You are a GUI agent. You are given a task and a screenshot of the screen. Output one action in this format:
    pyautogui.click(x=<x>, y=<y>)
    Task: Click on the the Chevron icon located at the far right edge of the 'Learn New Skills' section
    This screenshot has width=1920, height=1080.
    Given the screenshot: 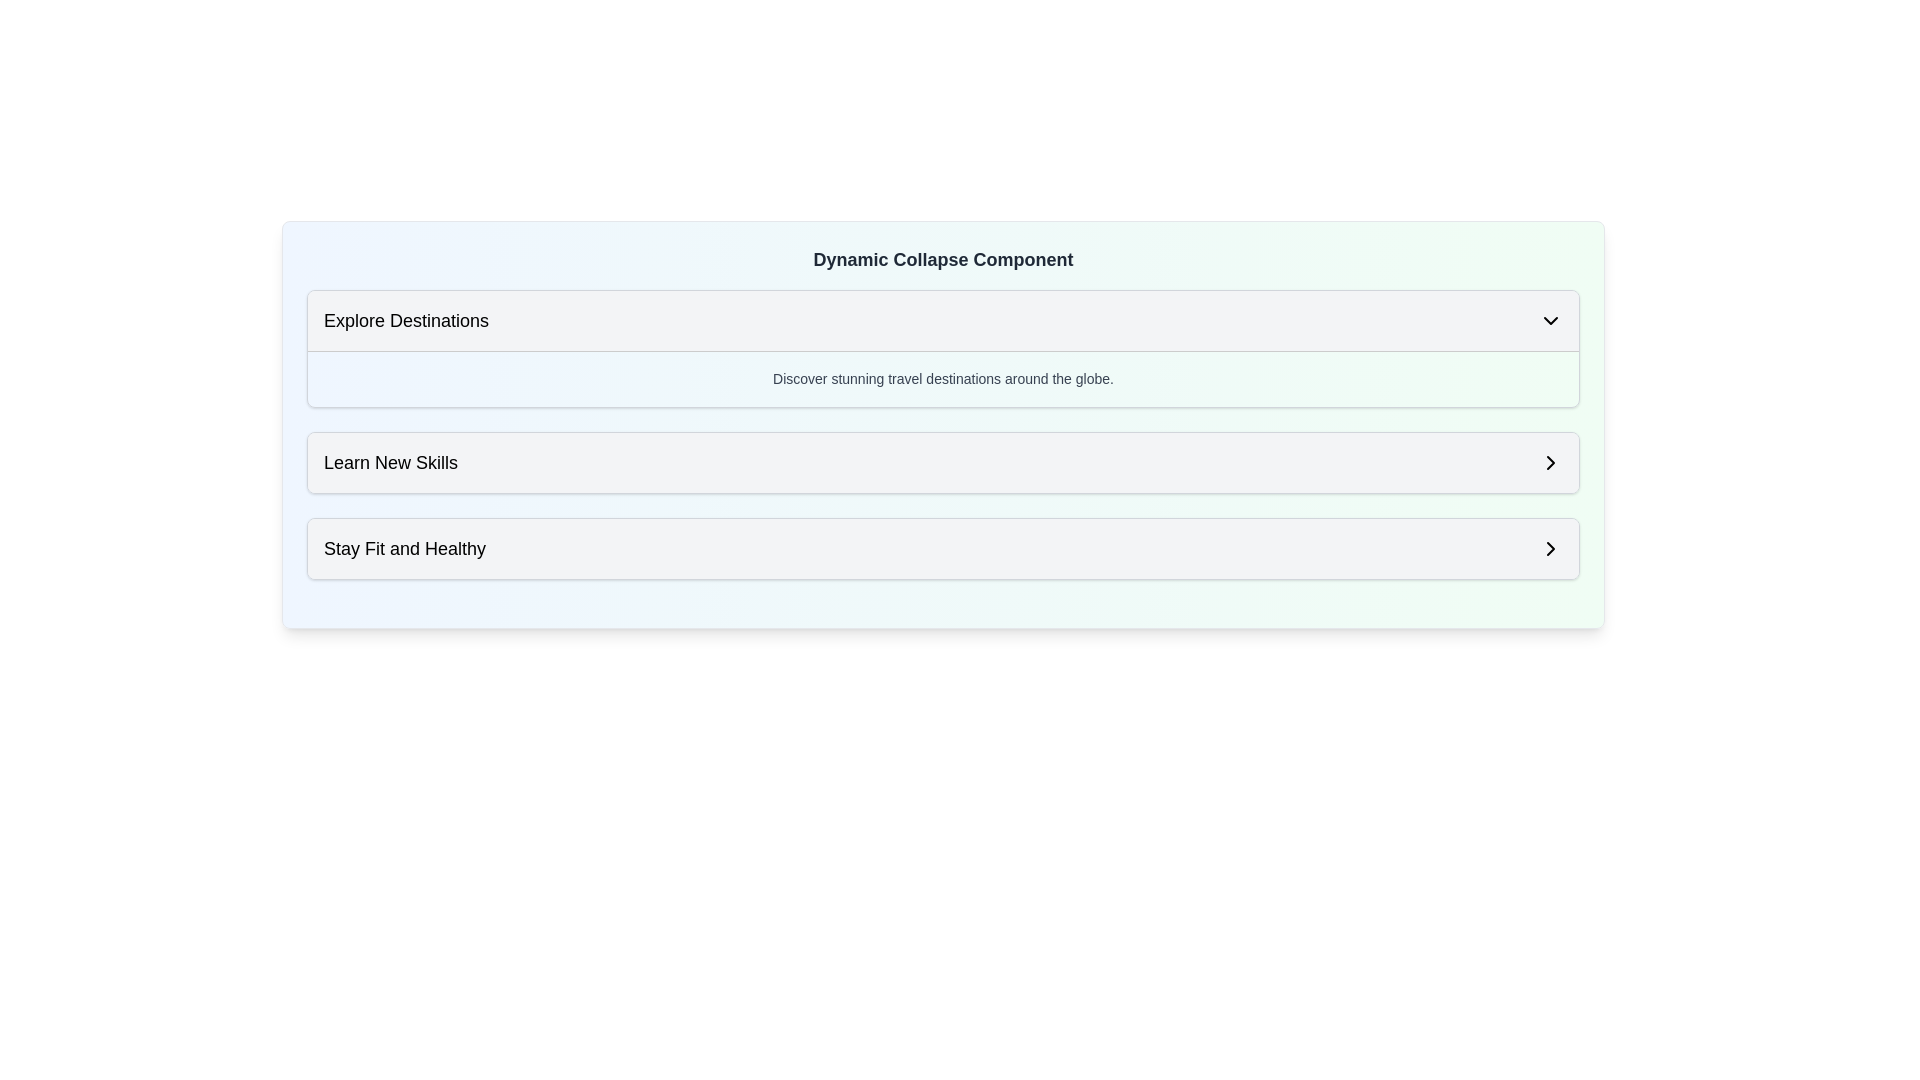 What is the action you would take?
    pyautogui.click(x=1549, y=462)
    